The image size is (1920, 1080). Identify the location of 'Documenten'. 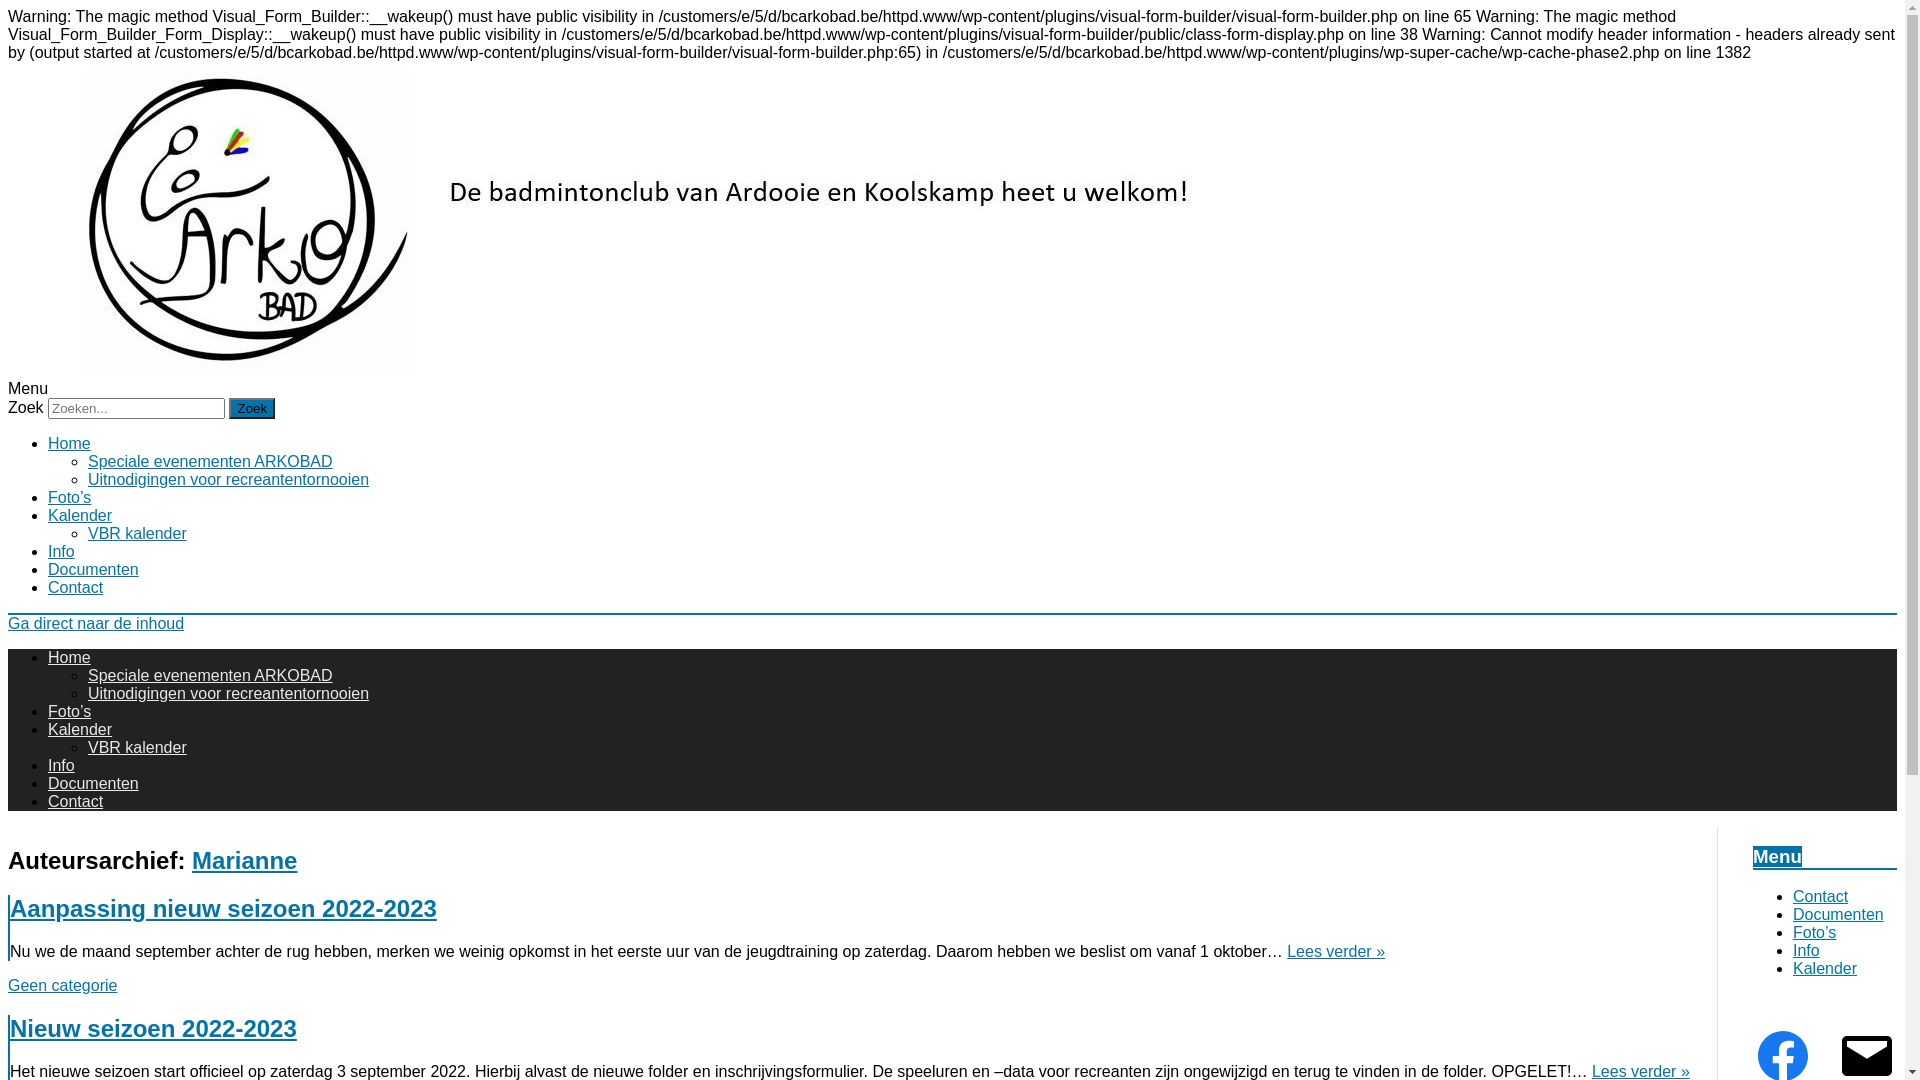
(92, 569).